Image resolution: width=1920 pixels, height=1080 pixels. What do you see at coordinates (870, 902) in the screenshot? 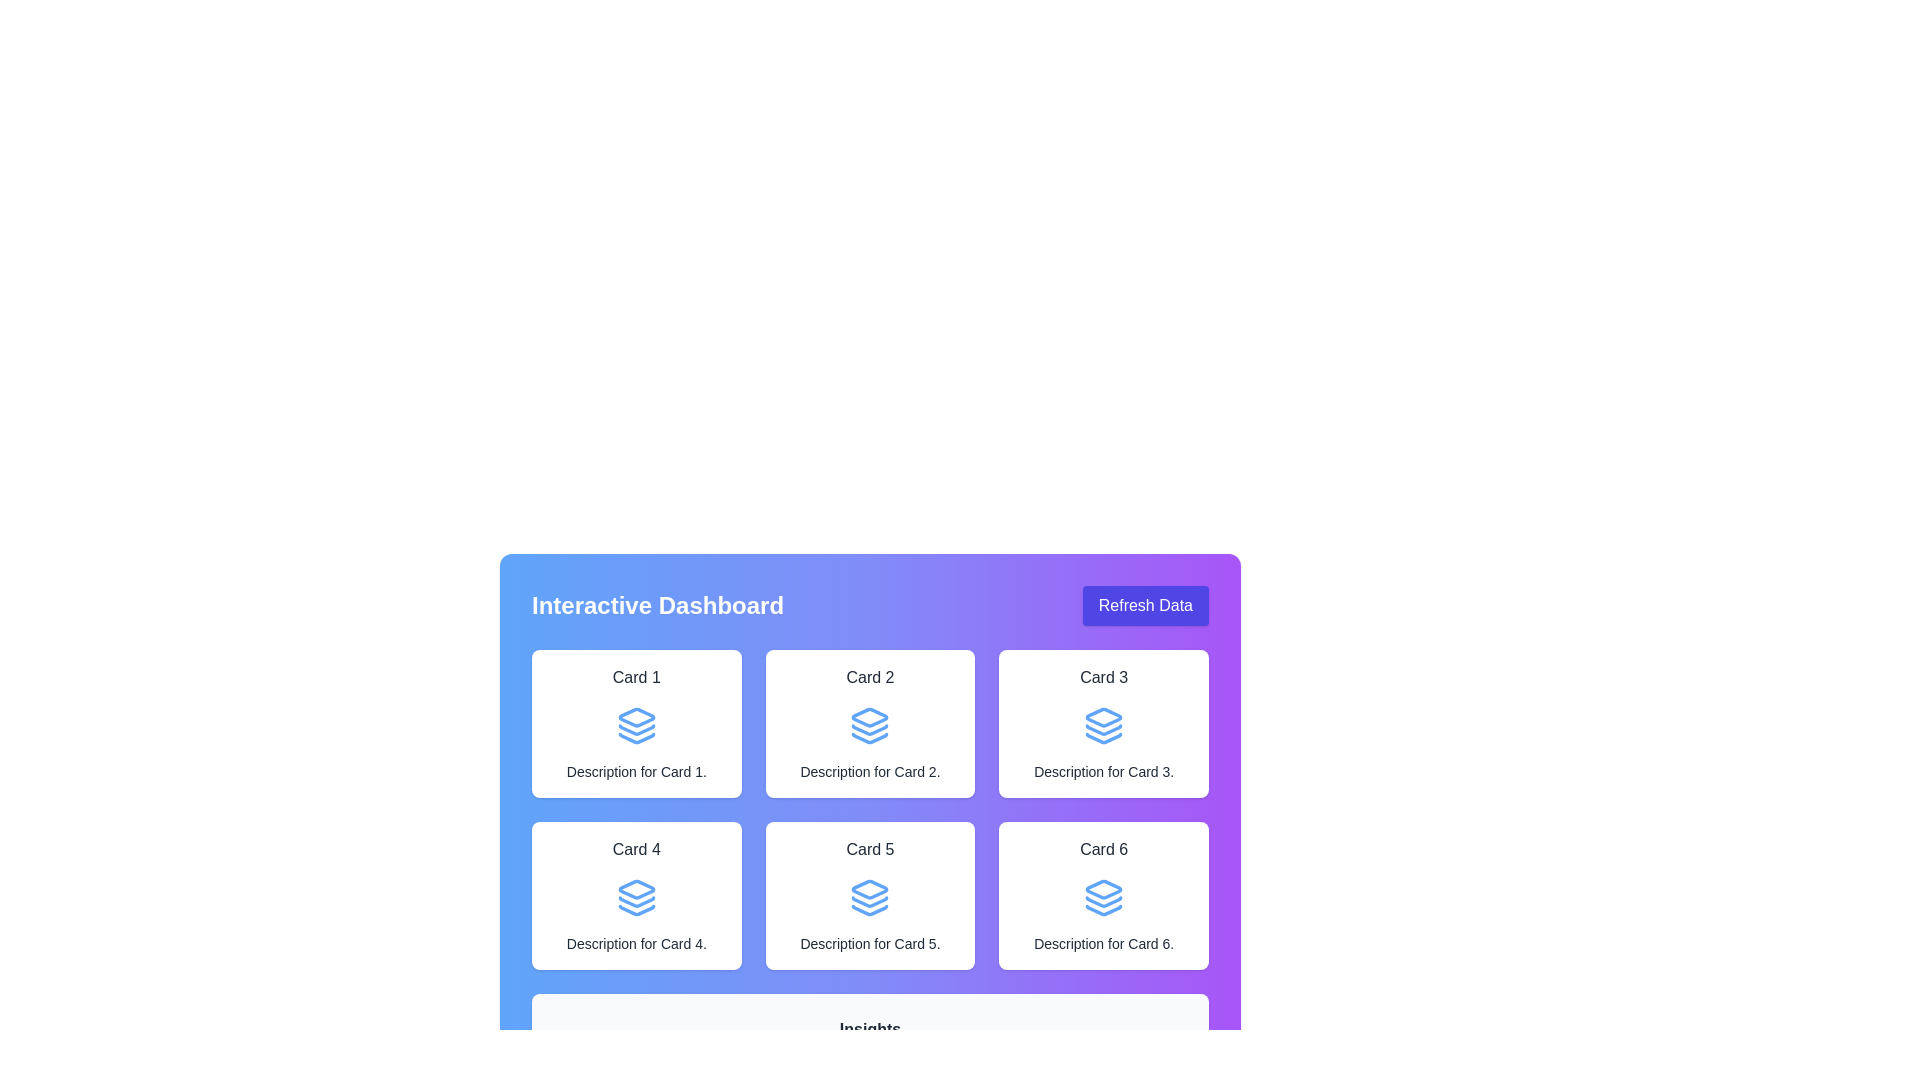
I see `the middle layer graphical icon in the Card 5 section, located in the second row and second column of the triple-layered visualization` at bounding box center [870, 902].